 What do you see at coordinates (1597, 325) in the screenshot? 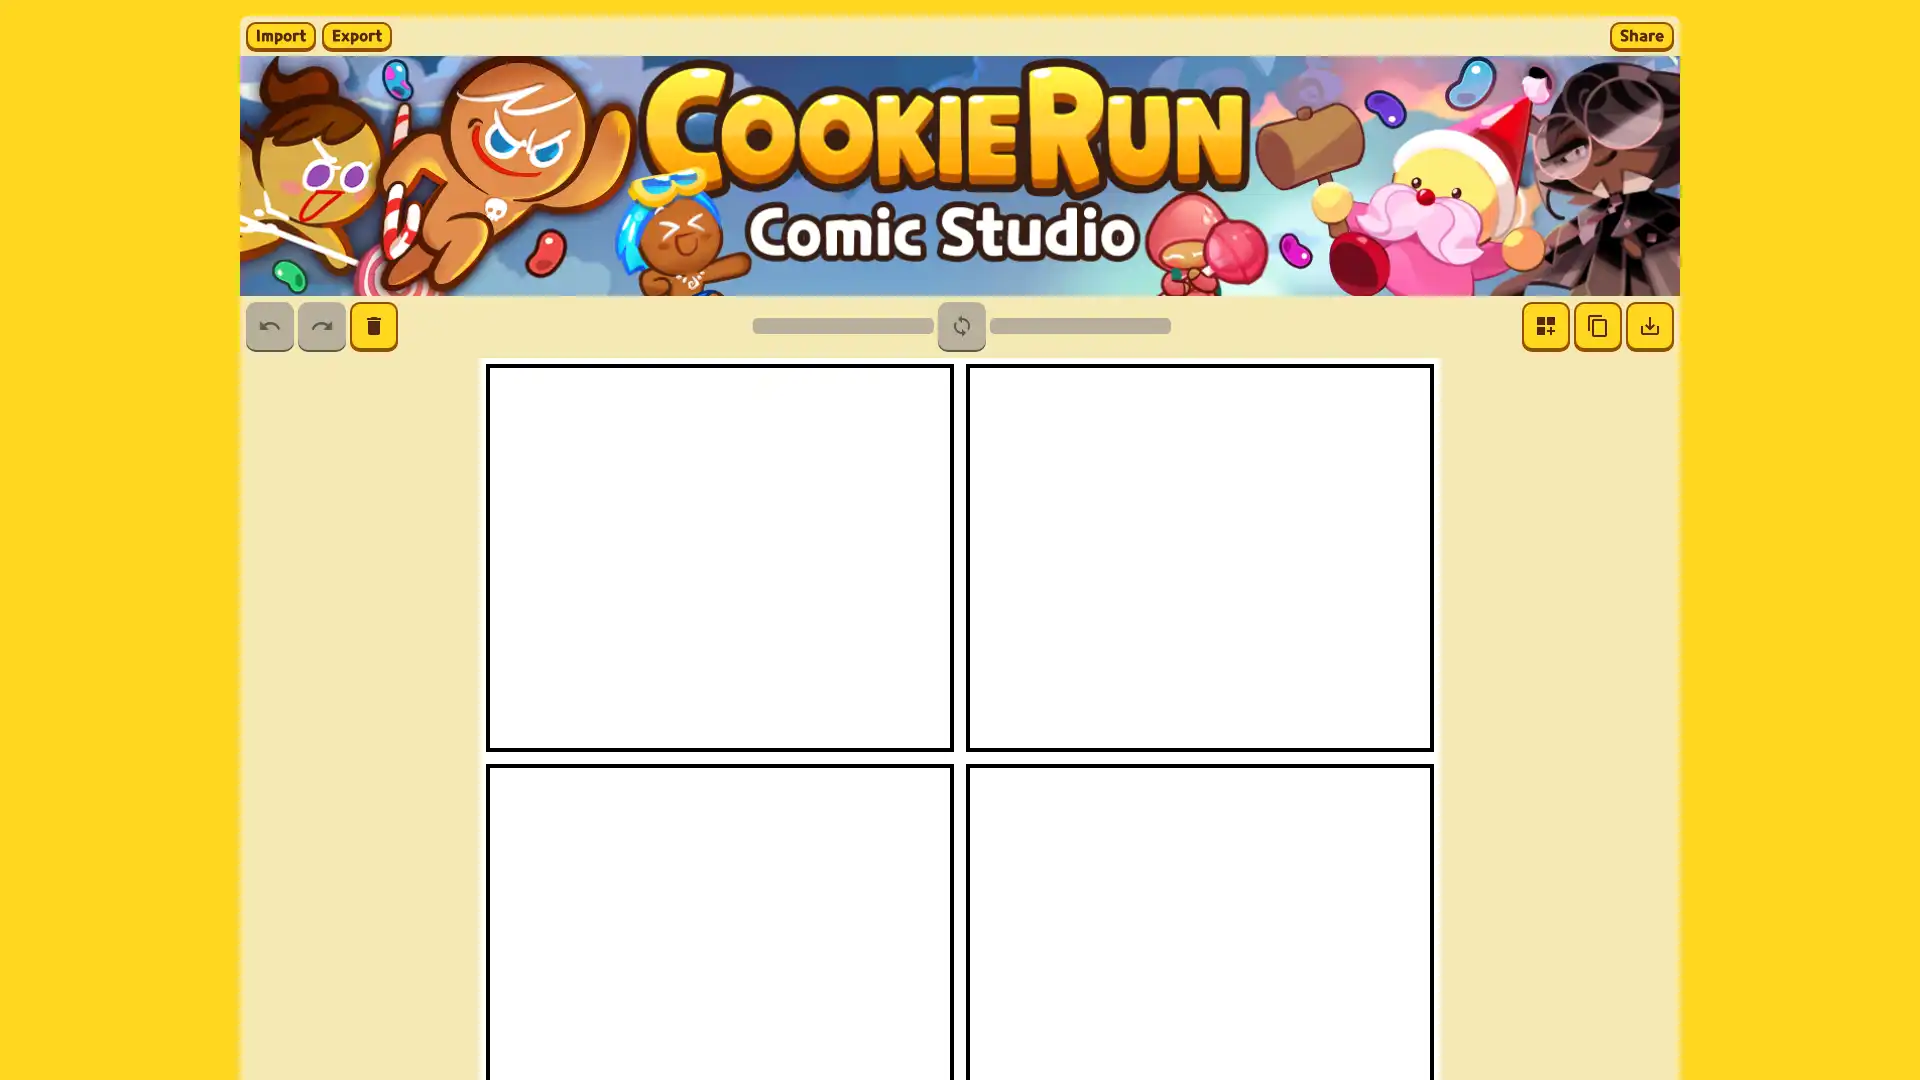
I see `content_copy` at bounding box center [1597, 325].